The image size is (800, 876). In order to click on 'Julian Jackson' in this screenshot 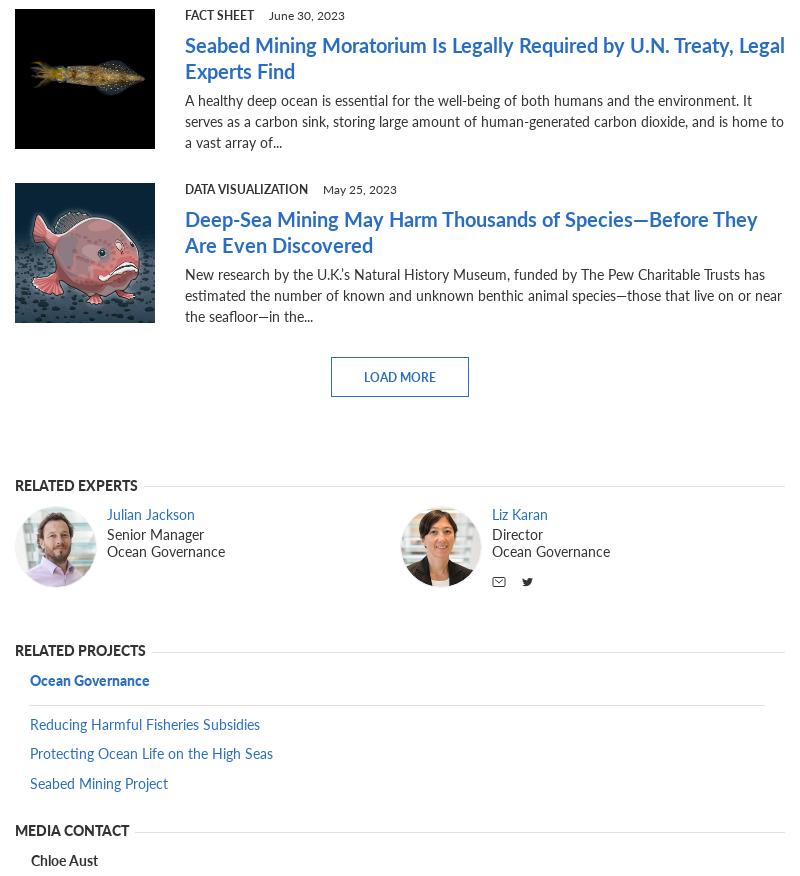, I will do `click(106, 514)`.